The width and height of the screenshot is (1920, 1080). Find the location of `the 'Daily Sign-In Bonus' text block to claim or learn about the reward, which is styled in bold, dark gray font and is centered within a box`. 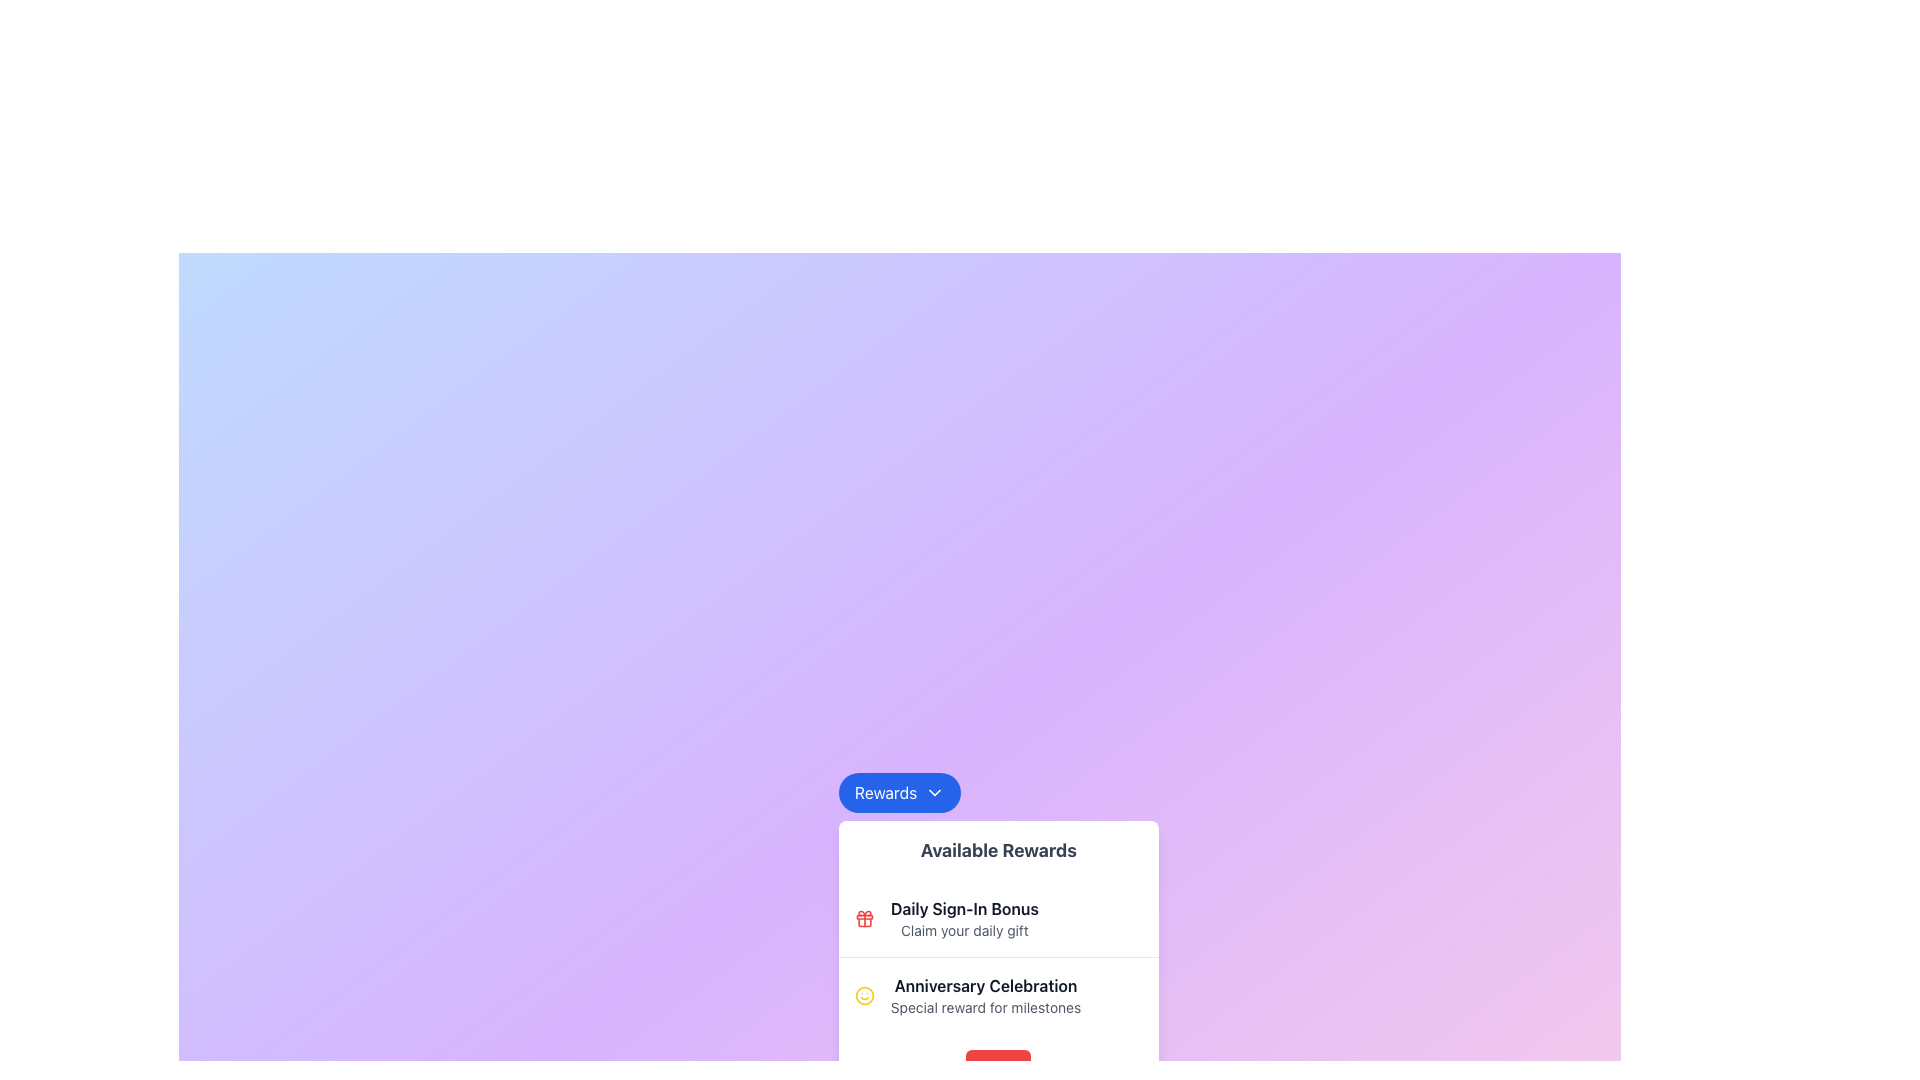

the 'Daily Sign-In Bonus' text block to claim or learn about the reward, which is styled in bold, dark gray font and is centered within a box is located at coordinates (964, 918).